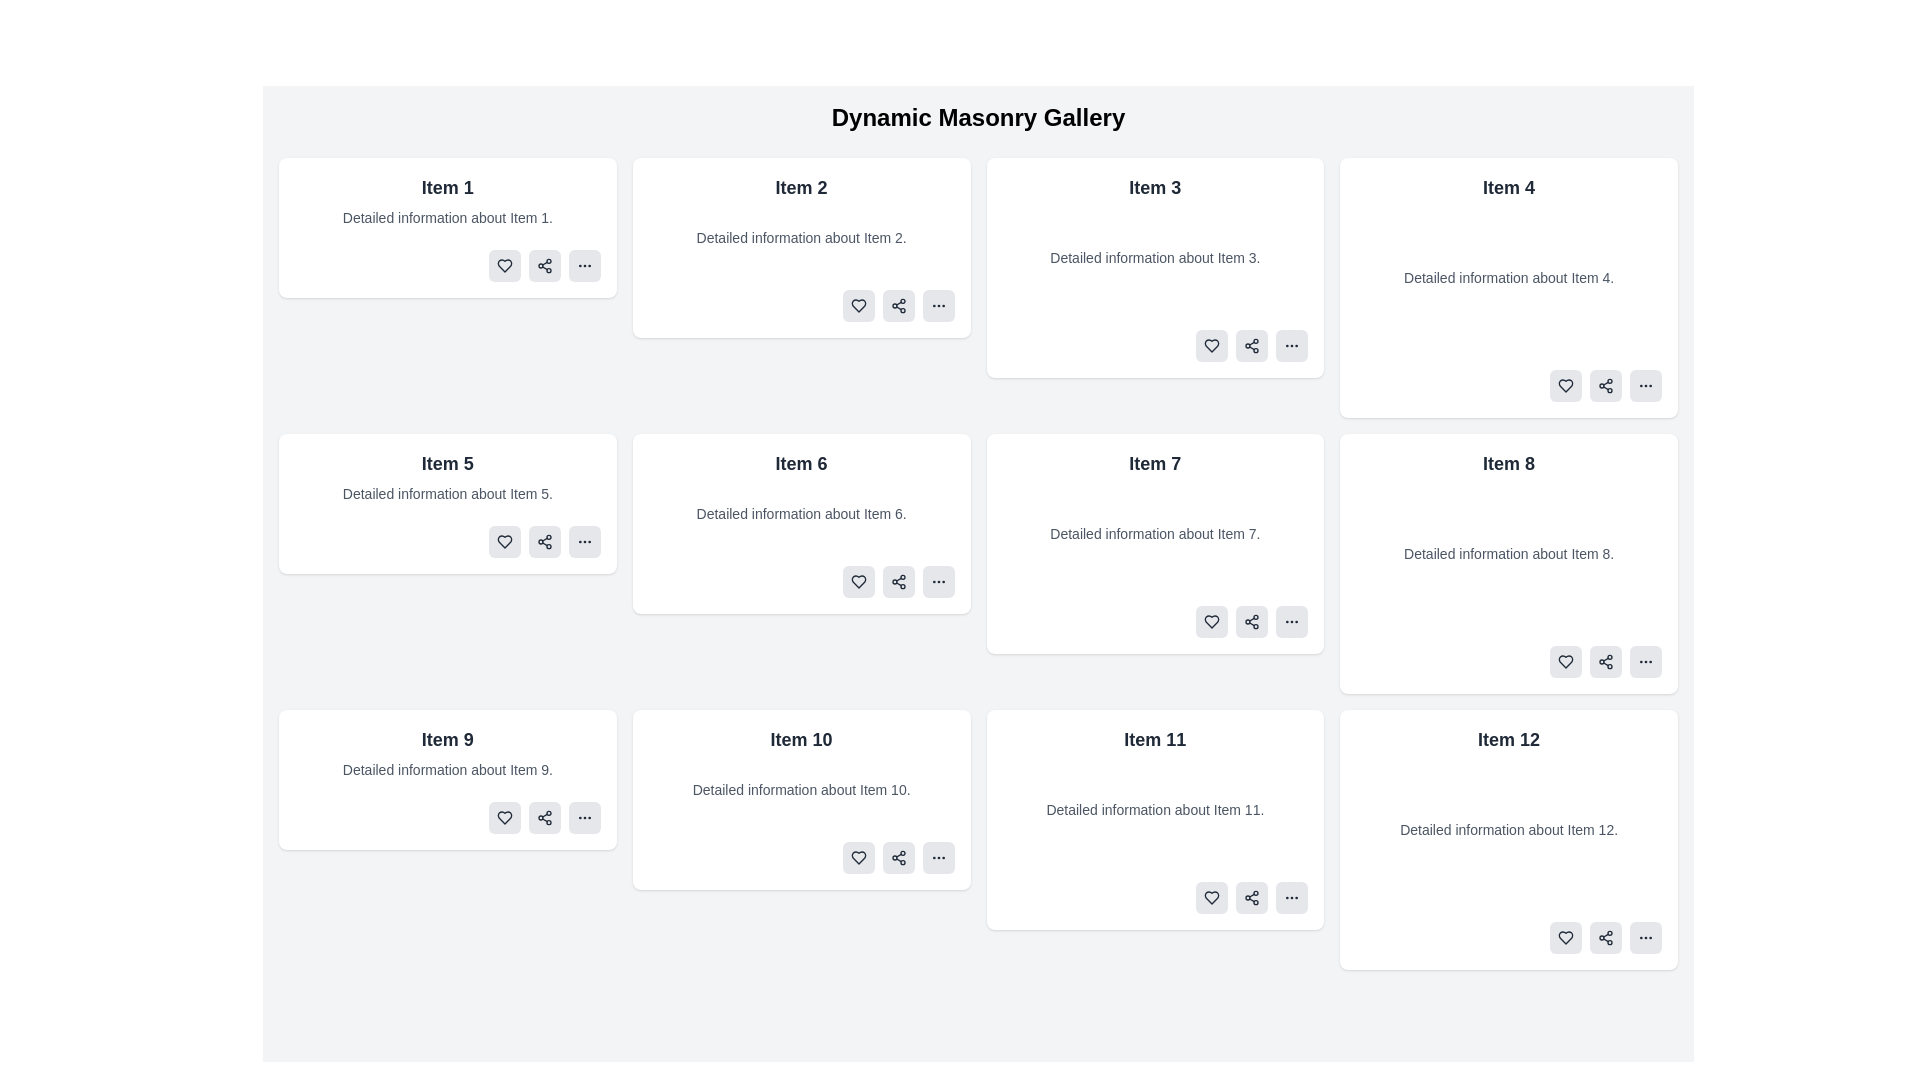  I want to click on the horizontal ellipsis menu icon located at the bottom-right corner of the 'Item 9' card, so click(583, 817).